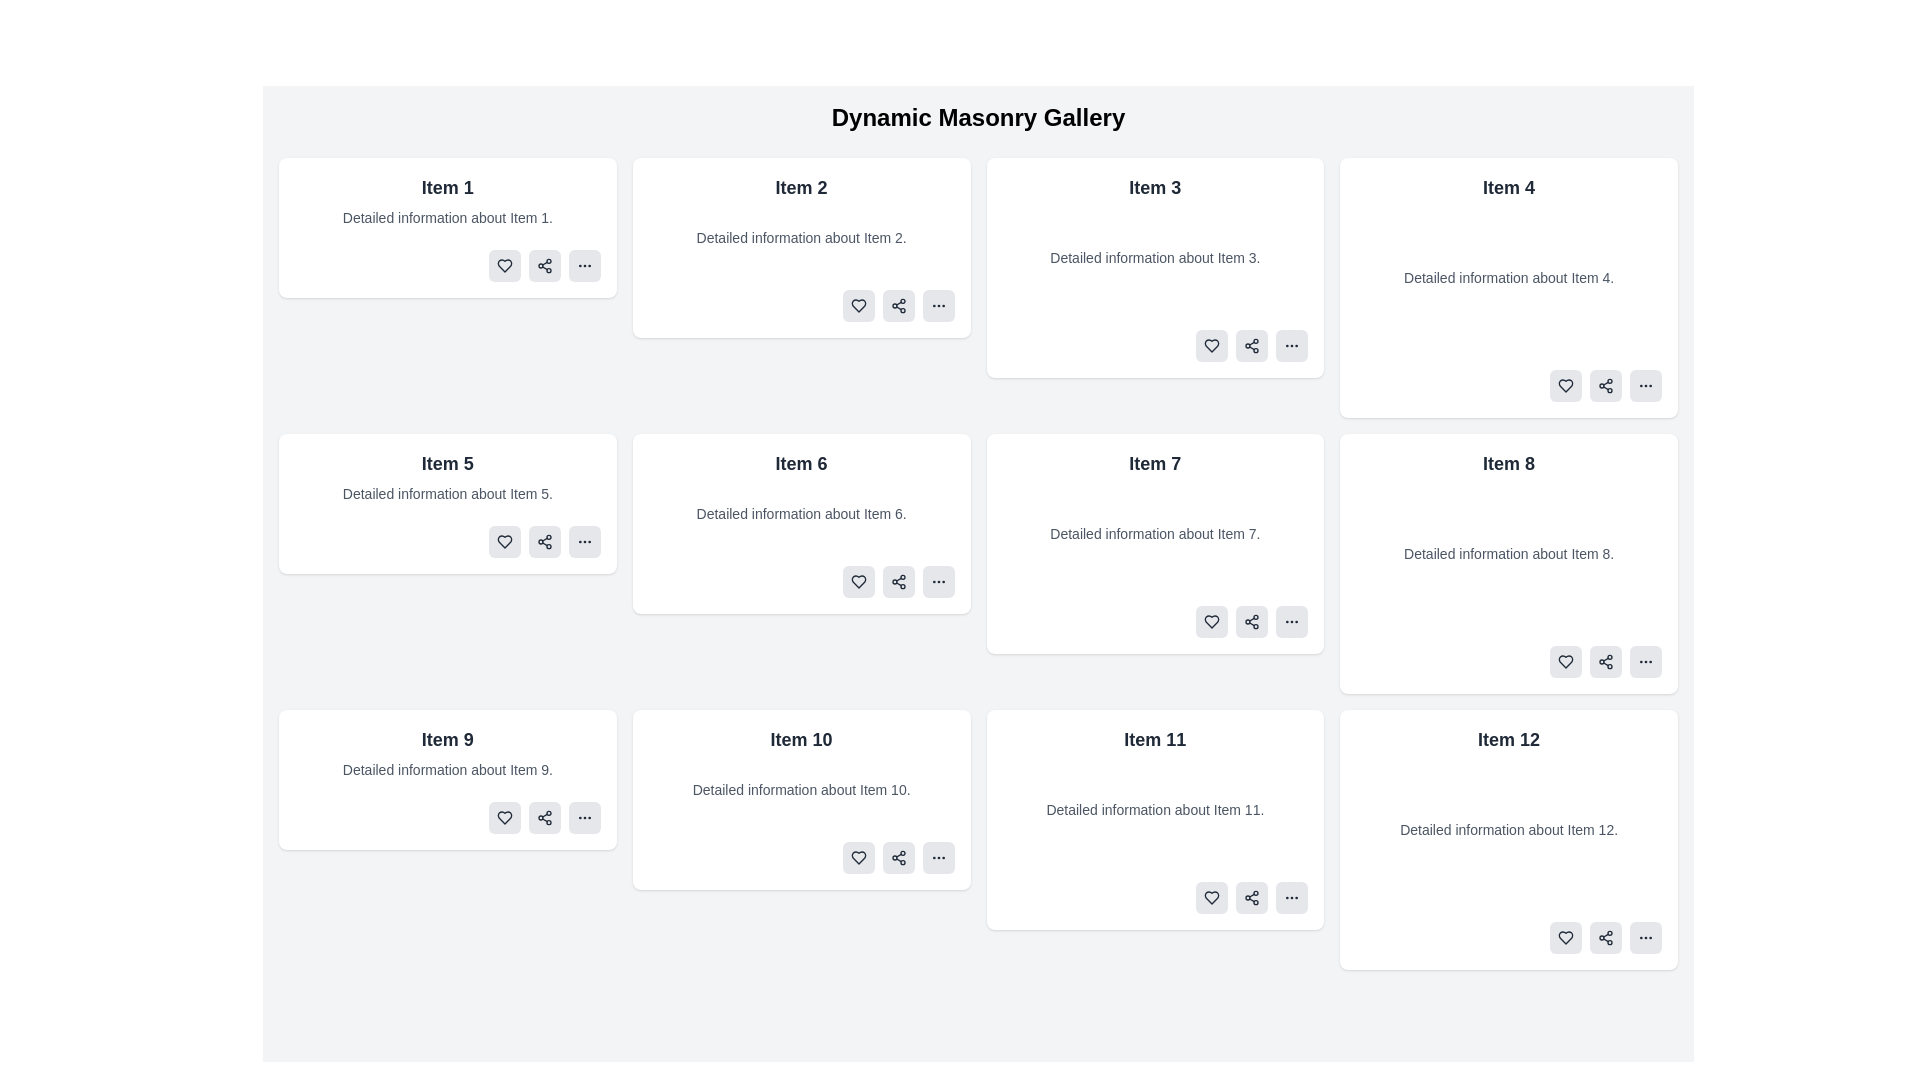  I want to click on the horizontal ellipsis menu icon located at the bottom-right corner of the 'Item 9' card, so click(583, 817).